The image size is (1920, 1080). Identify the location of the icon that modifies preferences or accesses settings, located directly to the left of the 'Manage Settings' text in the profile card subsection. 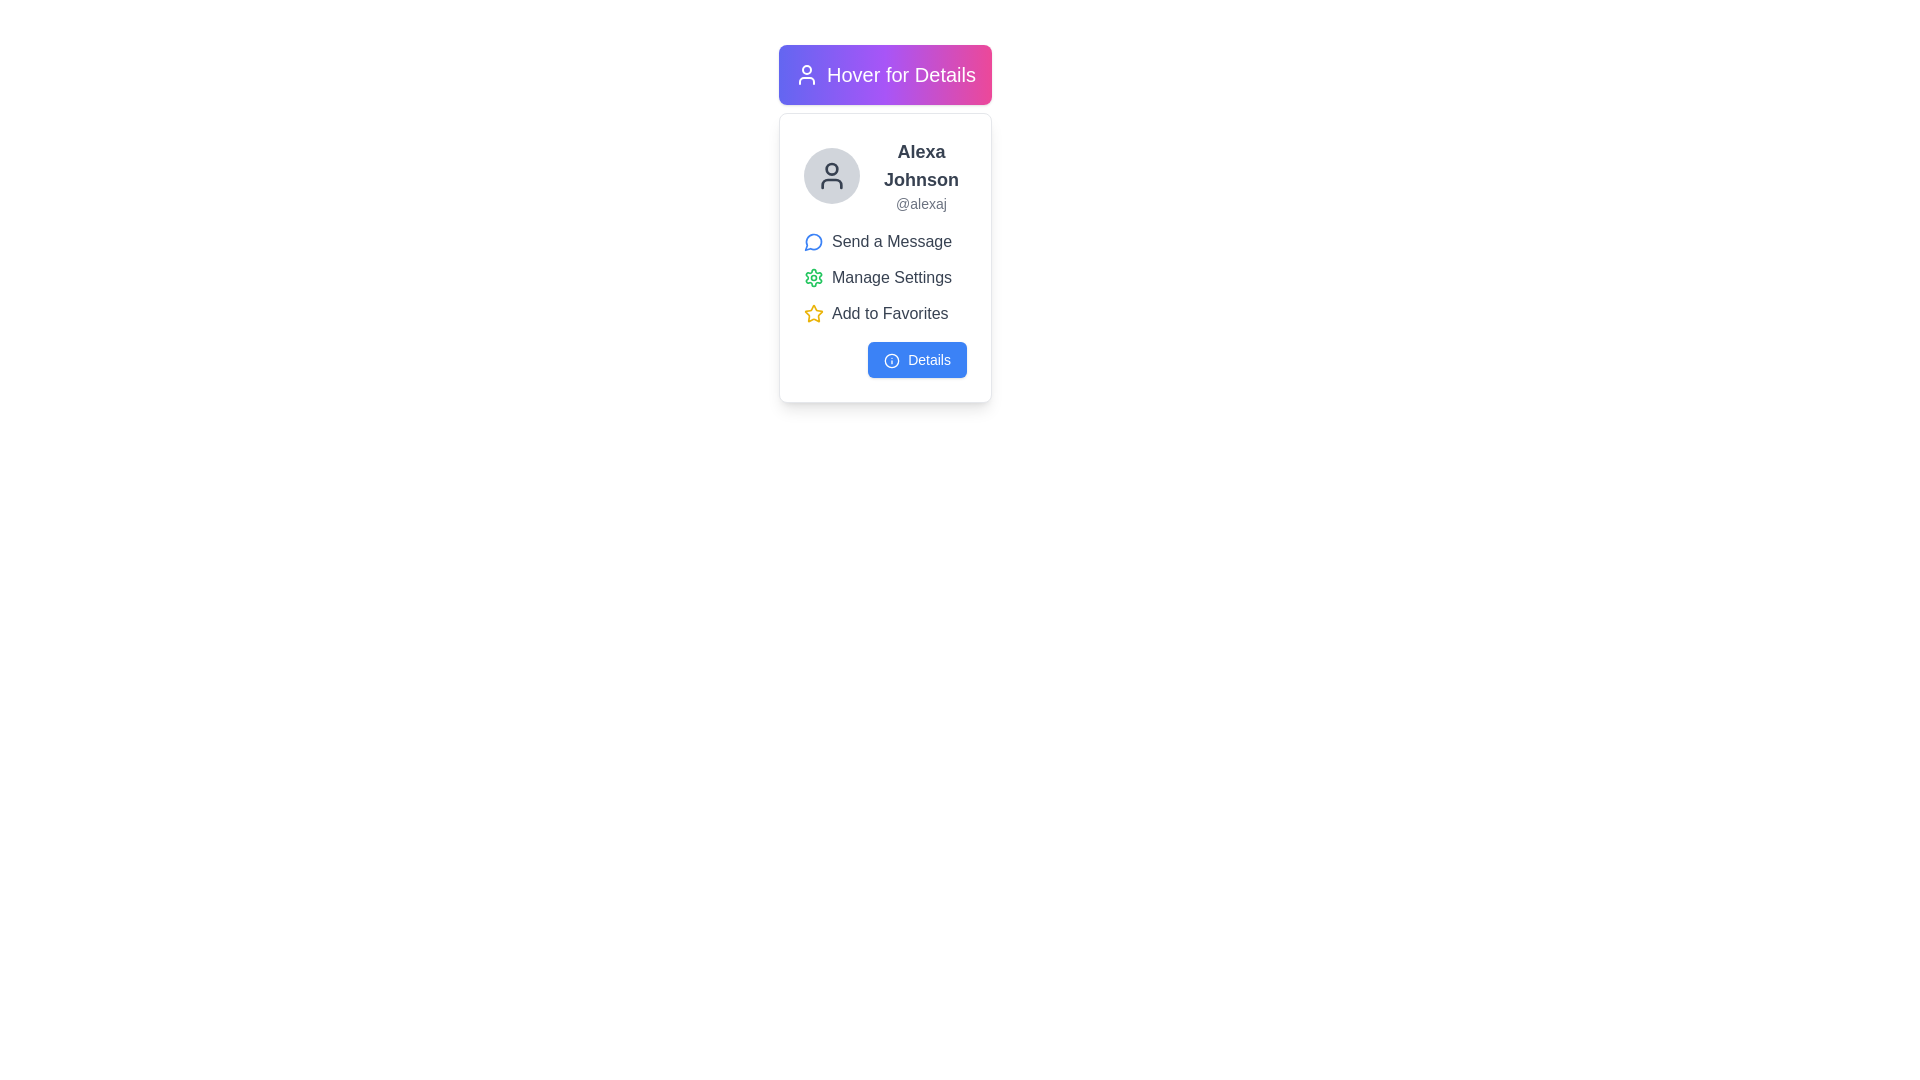
(814, 277).